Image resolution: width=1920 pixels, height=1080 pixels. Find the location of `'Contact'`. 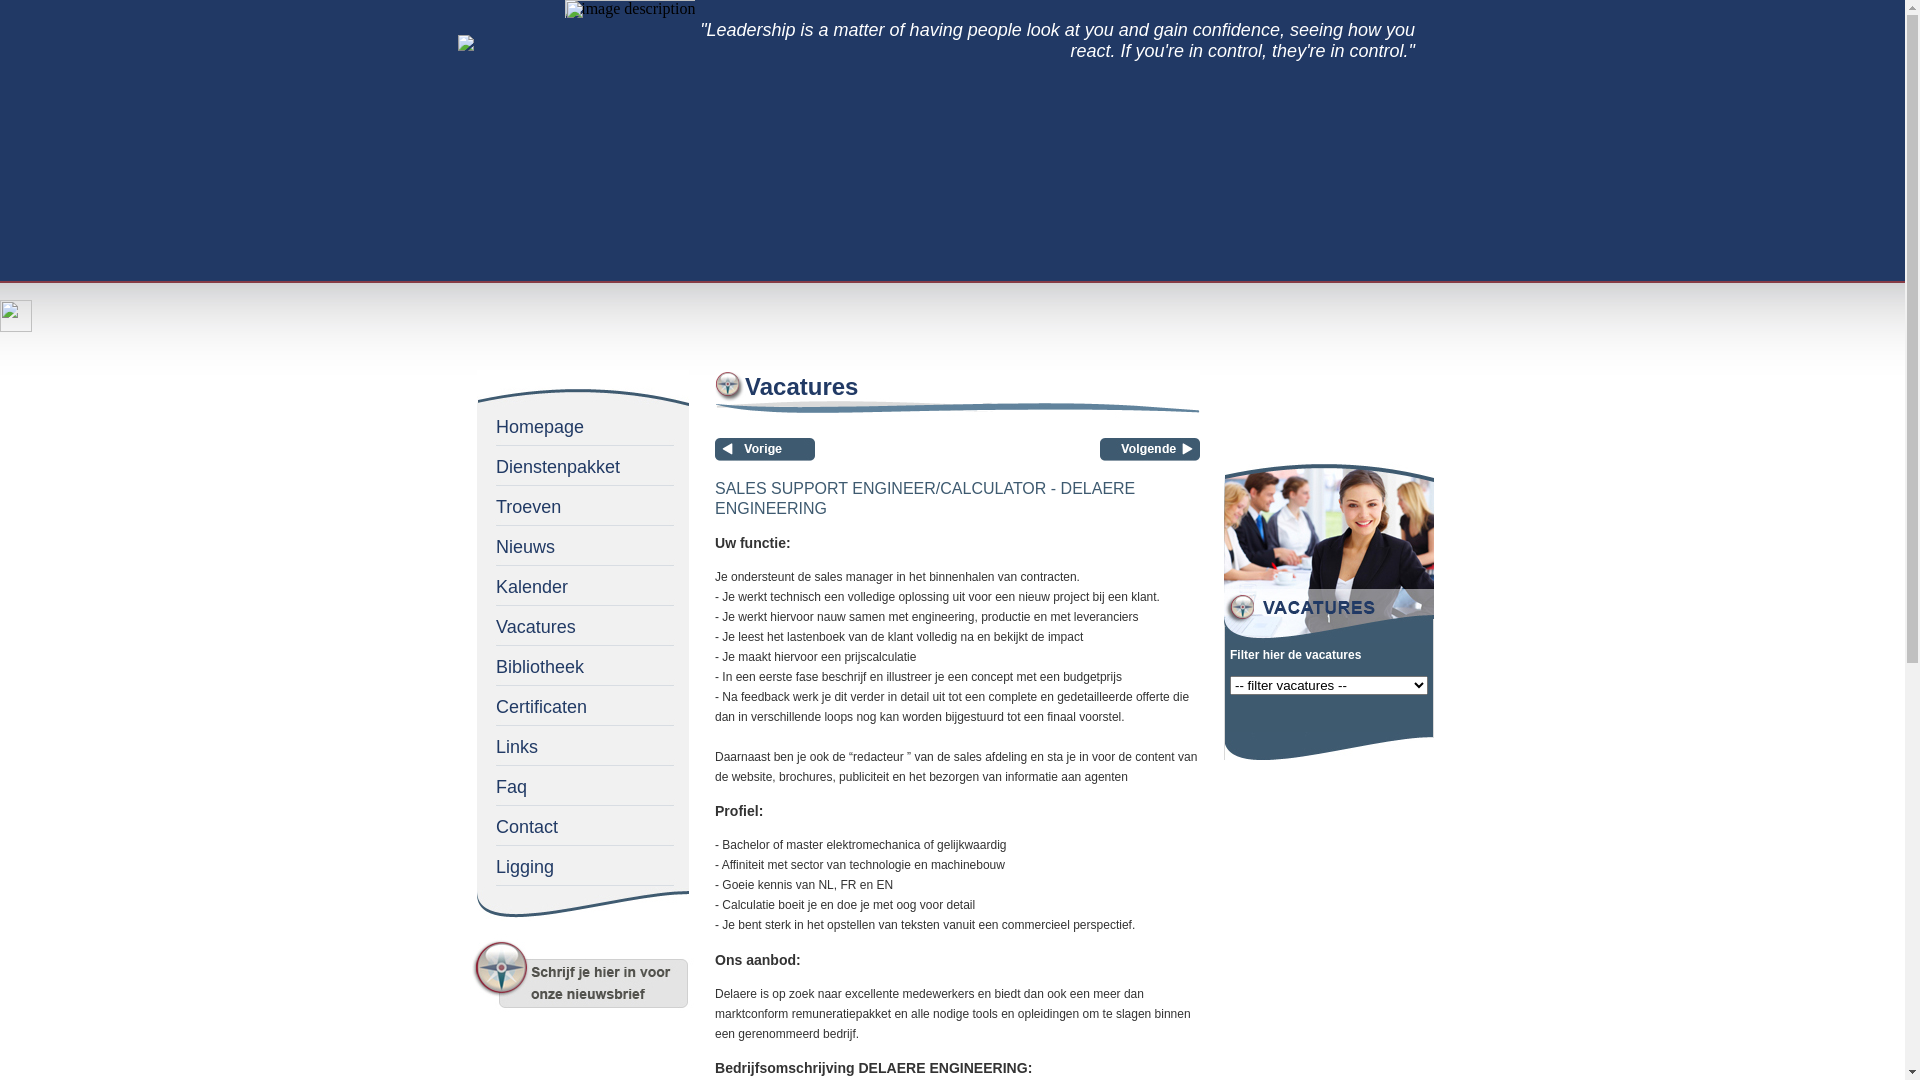

'Contact' is located at coordinates (581, 822).